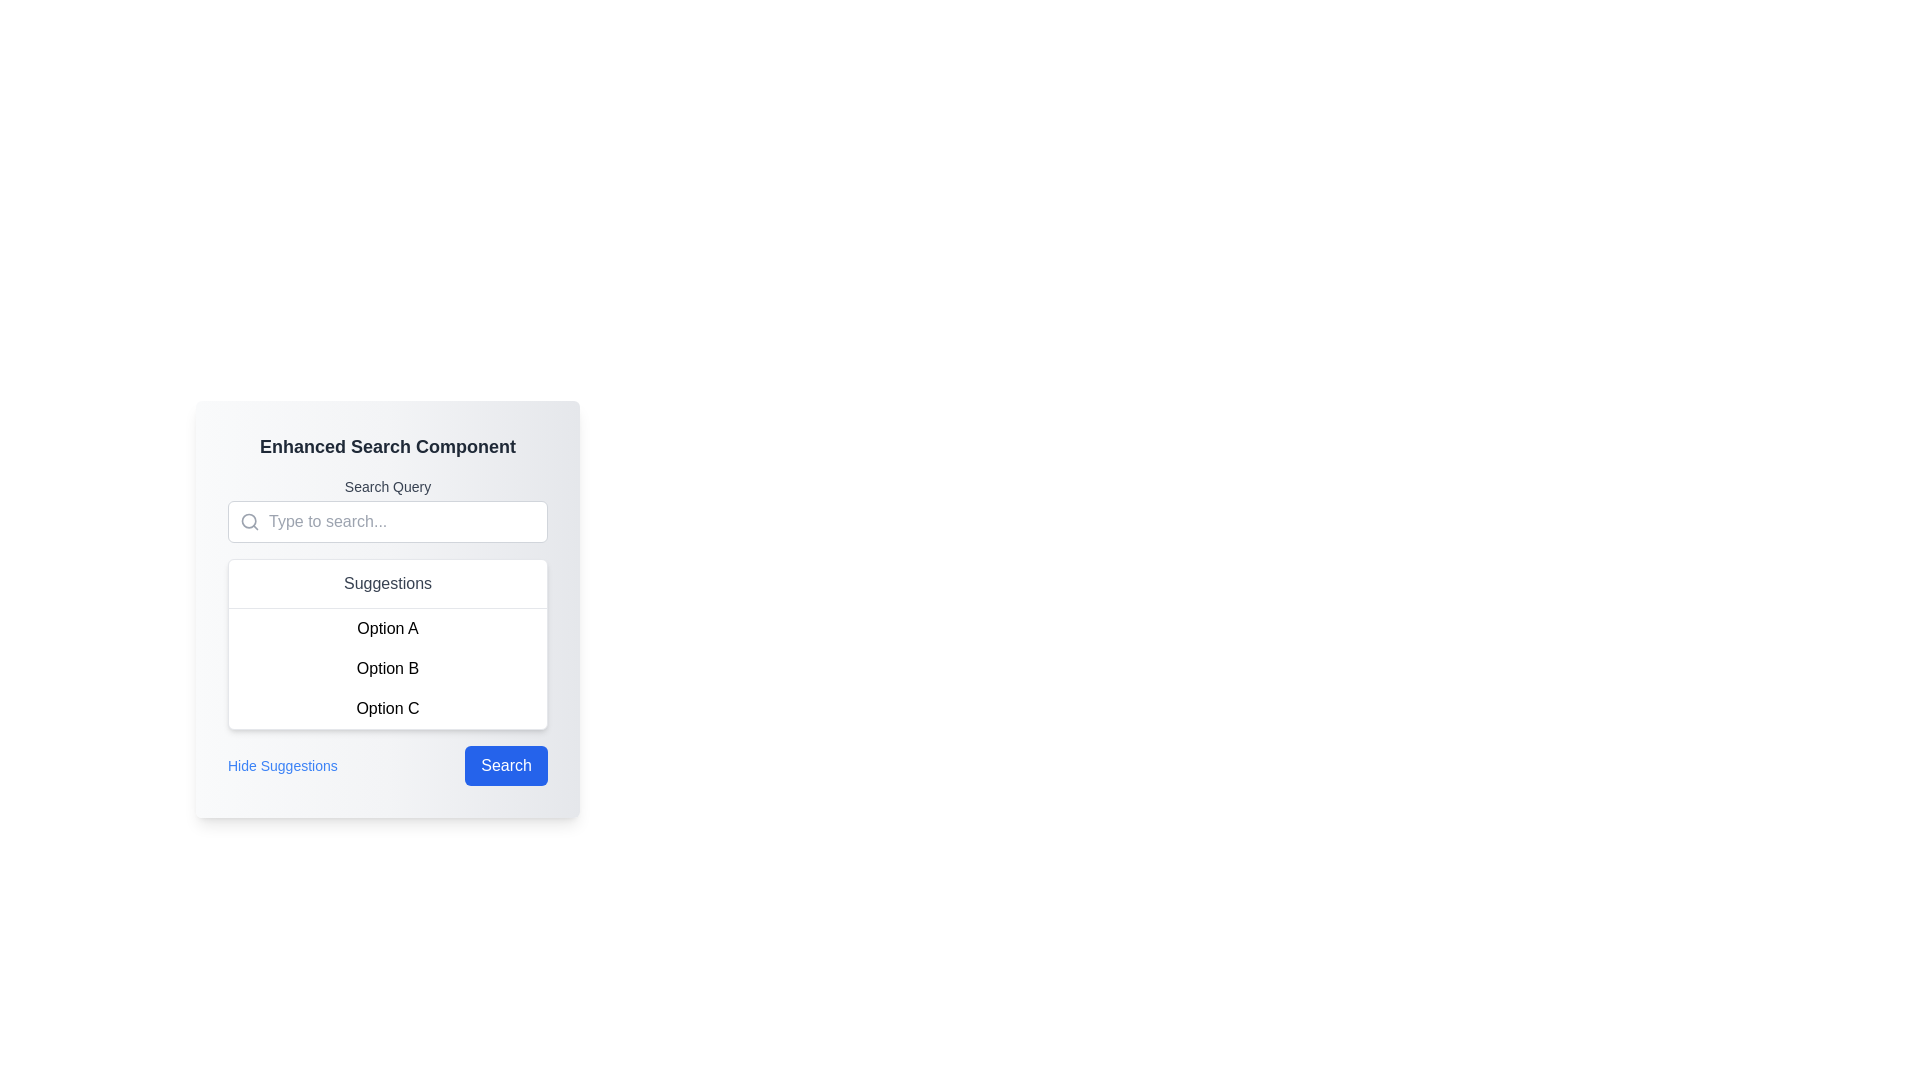 This screenshot has height=1080, width=1920. I want to click on the third item in the suggestion list, located below 'Option B', so click(388, 708).